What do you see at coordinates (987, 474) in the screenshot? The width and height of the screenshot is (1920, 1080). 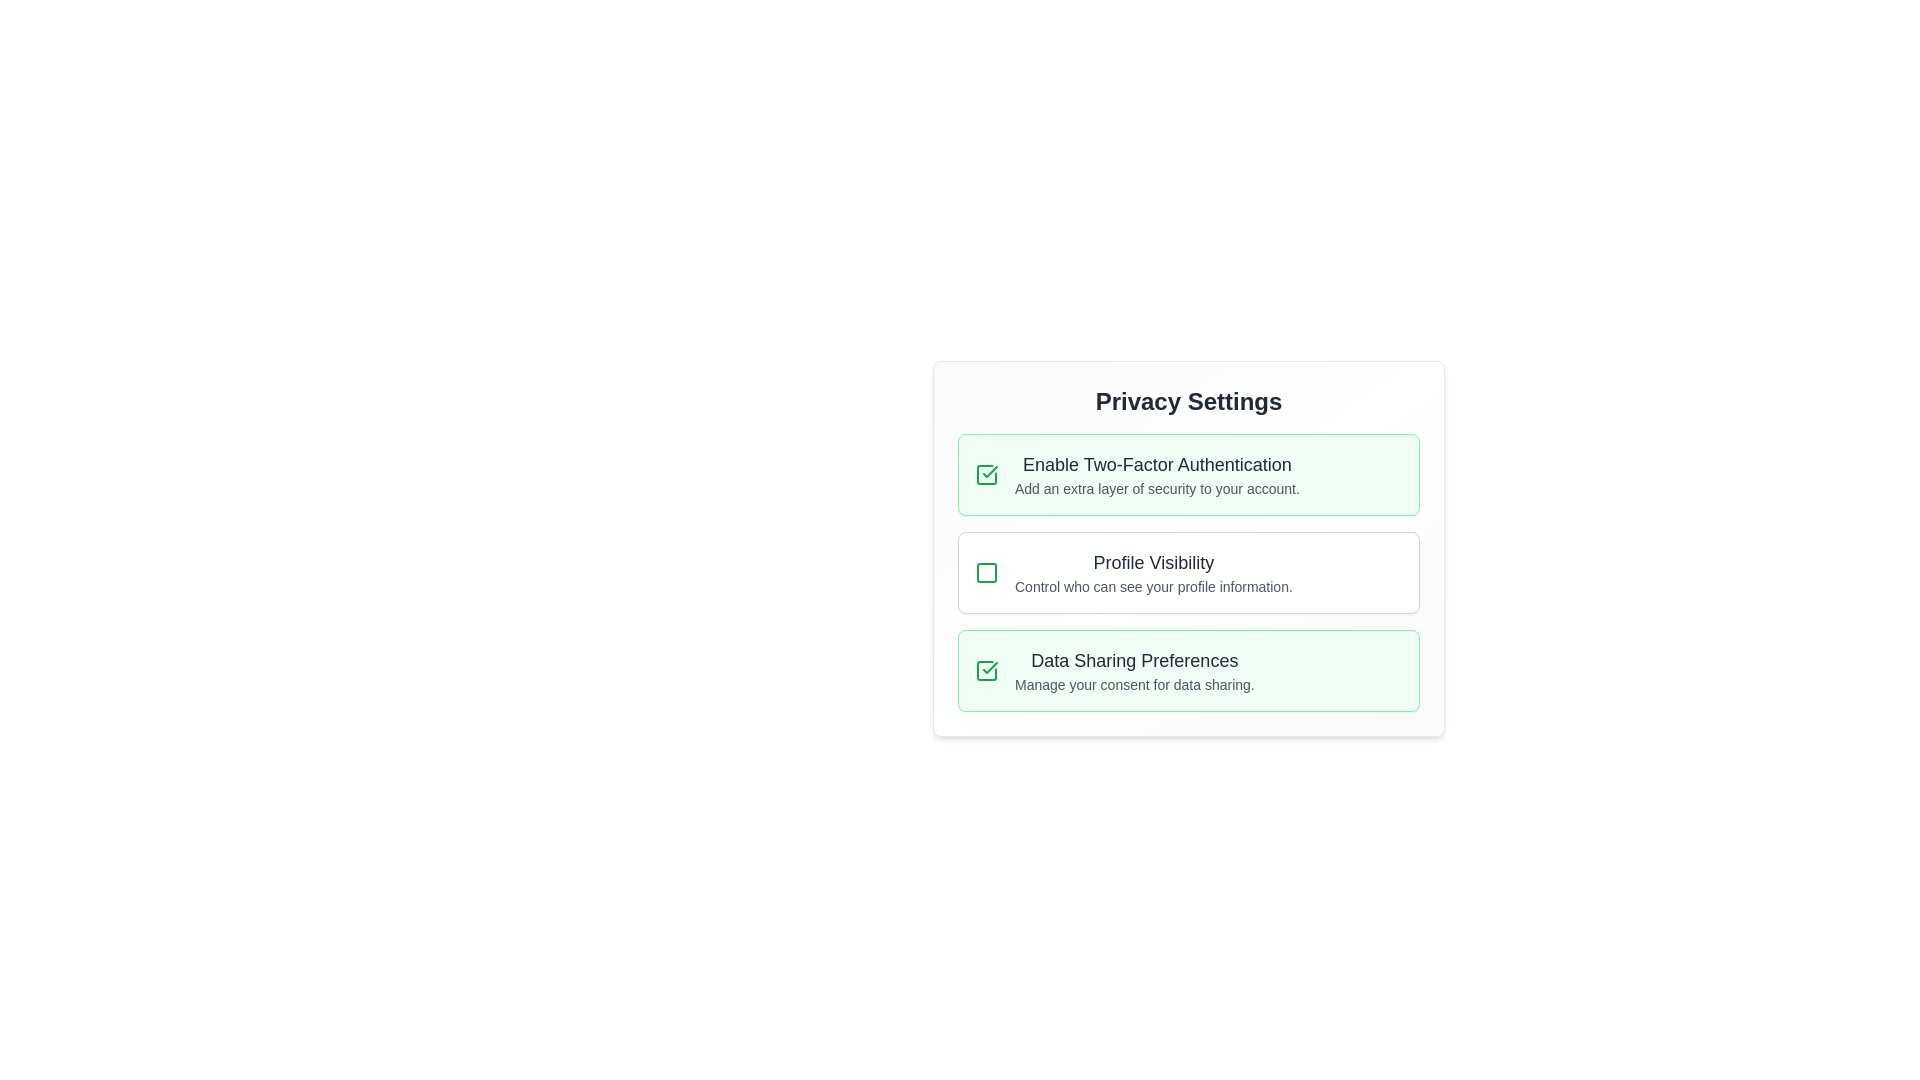 I see `the green checkmark icon within the square outline to deselect the 'Enable Two-Factor Authentication' checkbox` at bounding box center [987, 474].